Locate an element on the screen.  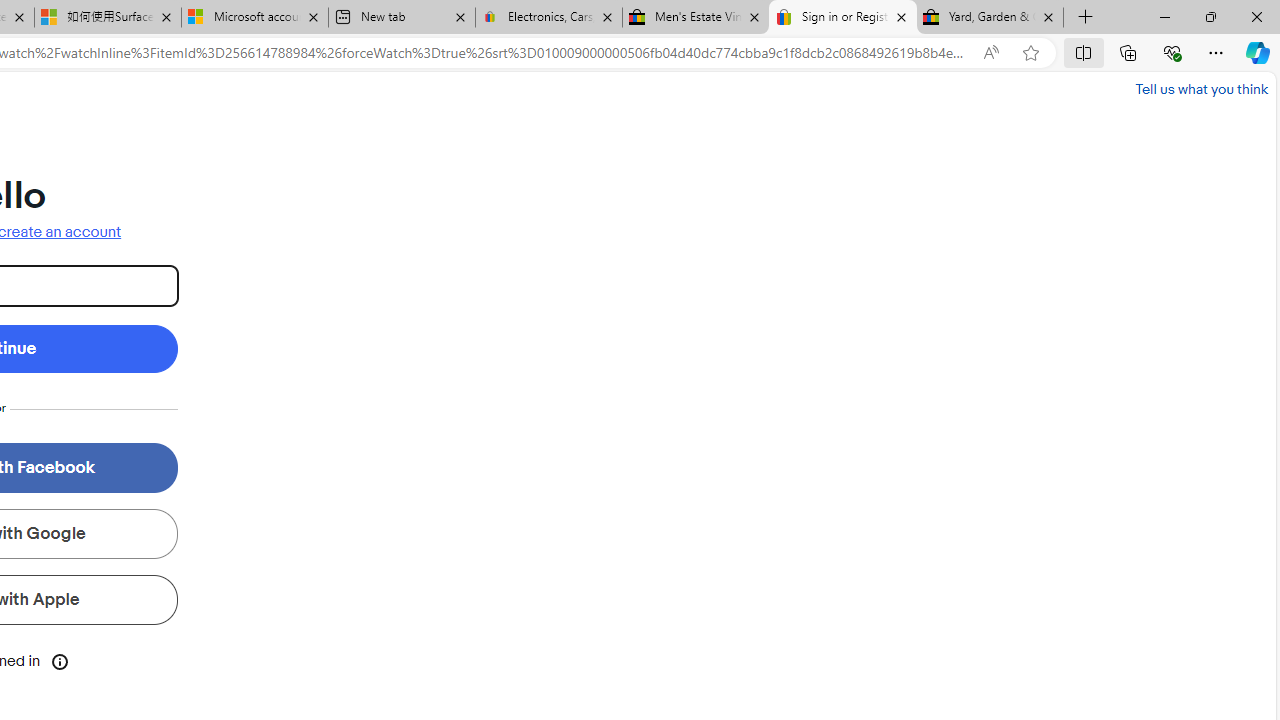
'Sign in or Register | eBay' is located at coordinates (843, 17).